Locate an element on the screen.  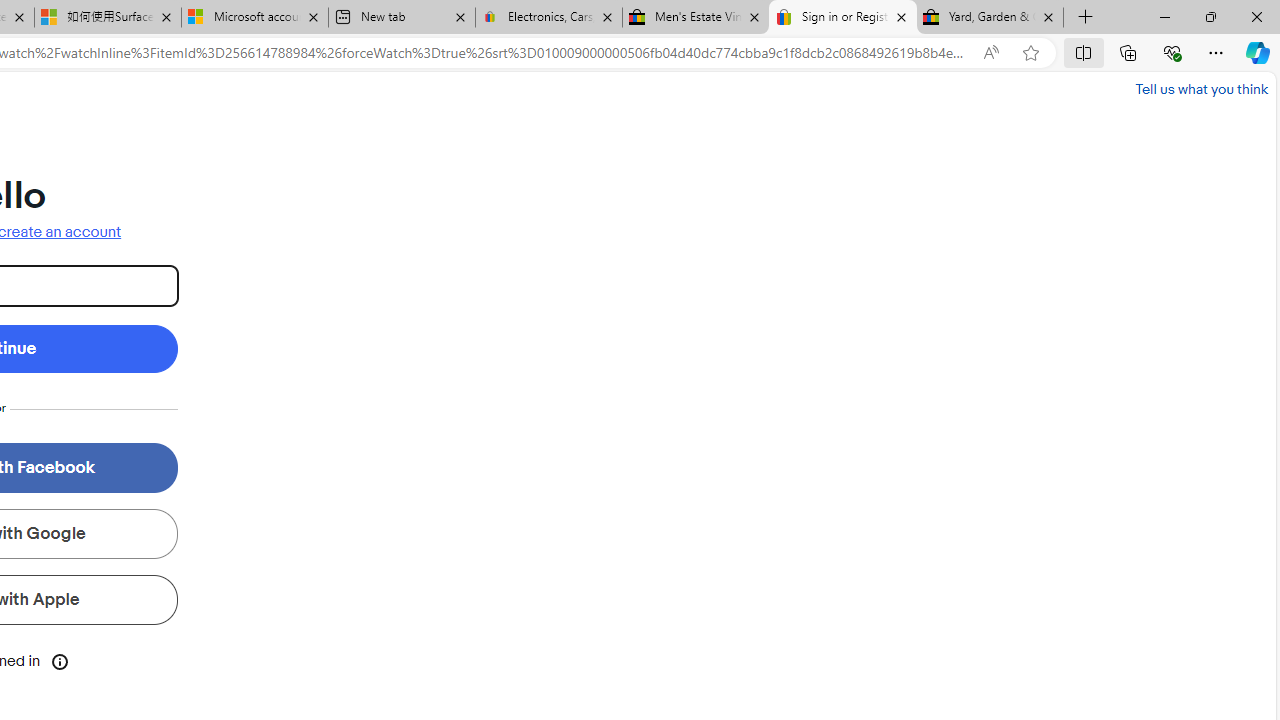
'Sign in or Register | eBay' is located at coordinates (843, 17).